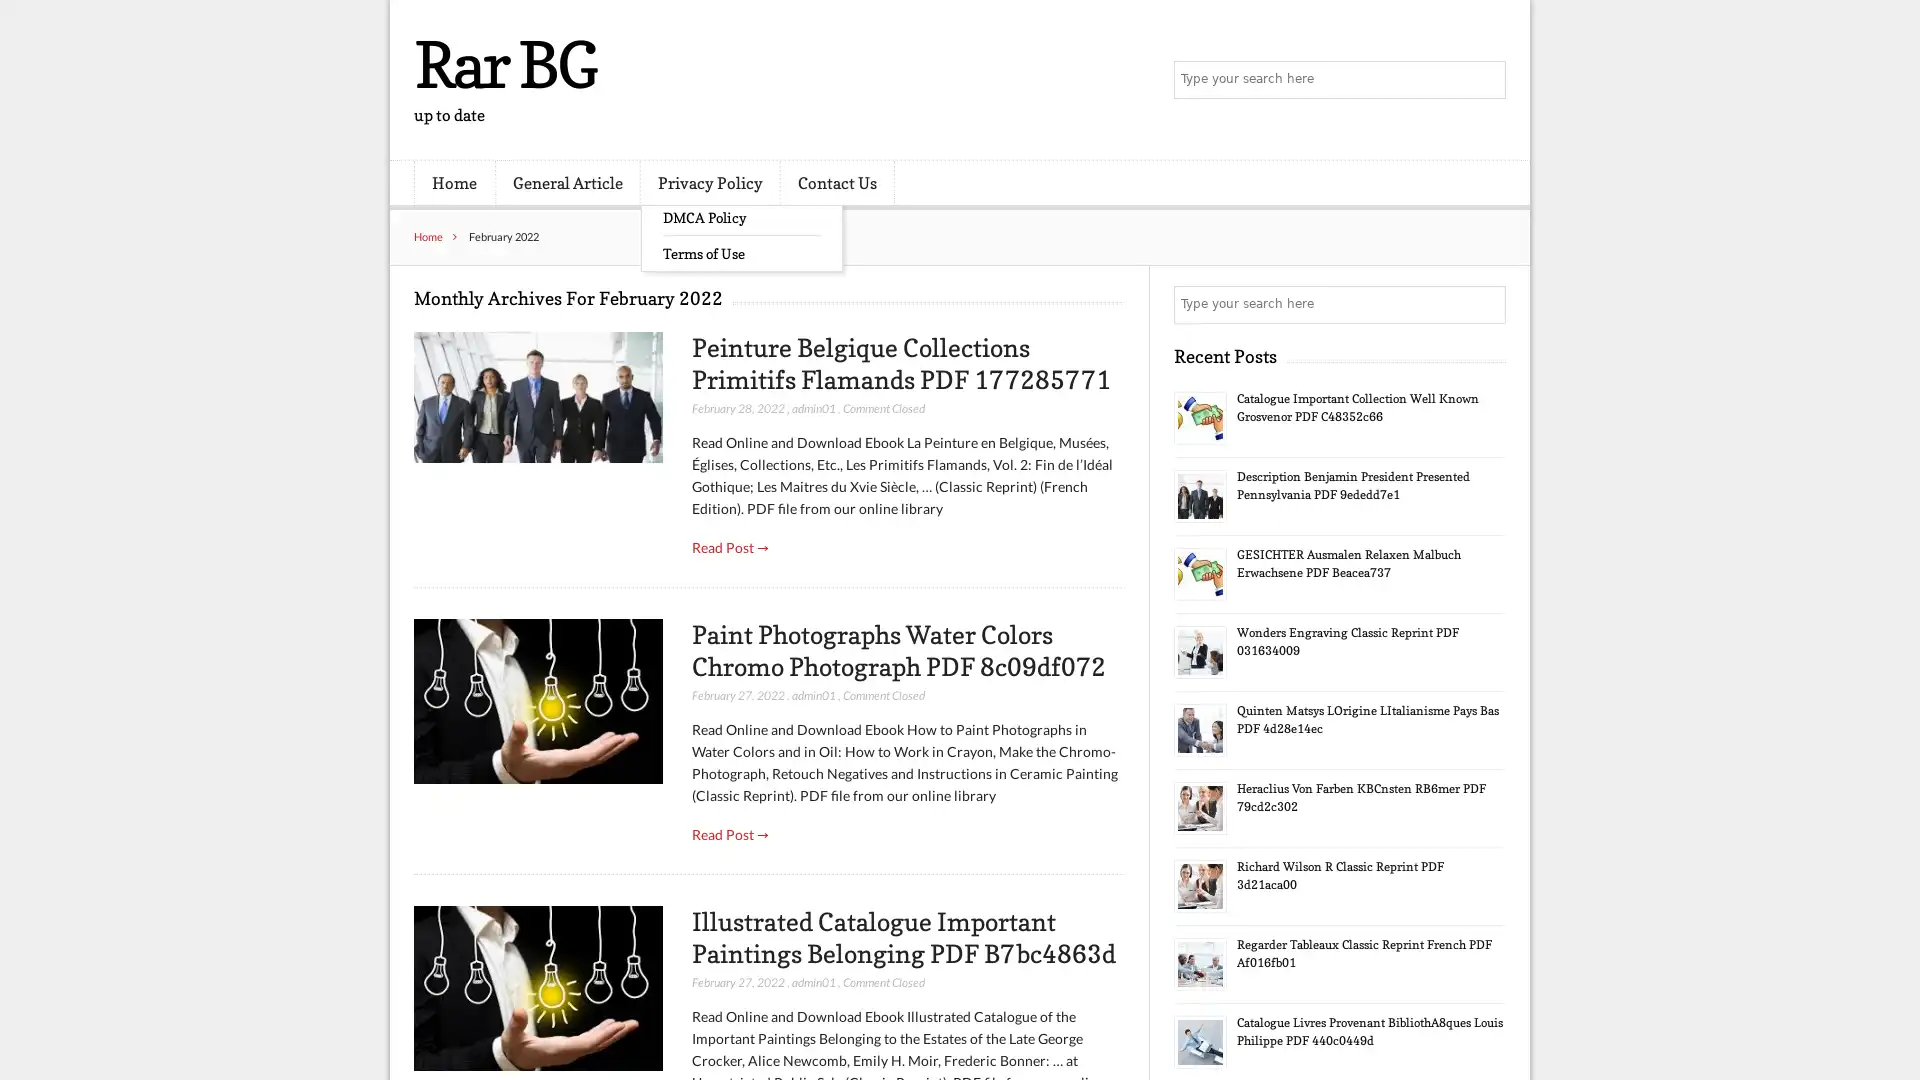 The image size is (1920, 1080). Describe the element at coordinates (1485, 304) in the screenshot. I see `Search` at that location.